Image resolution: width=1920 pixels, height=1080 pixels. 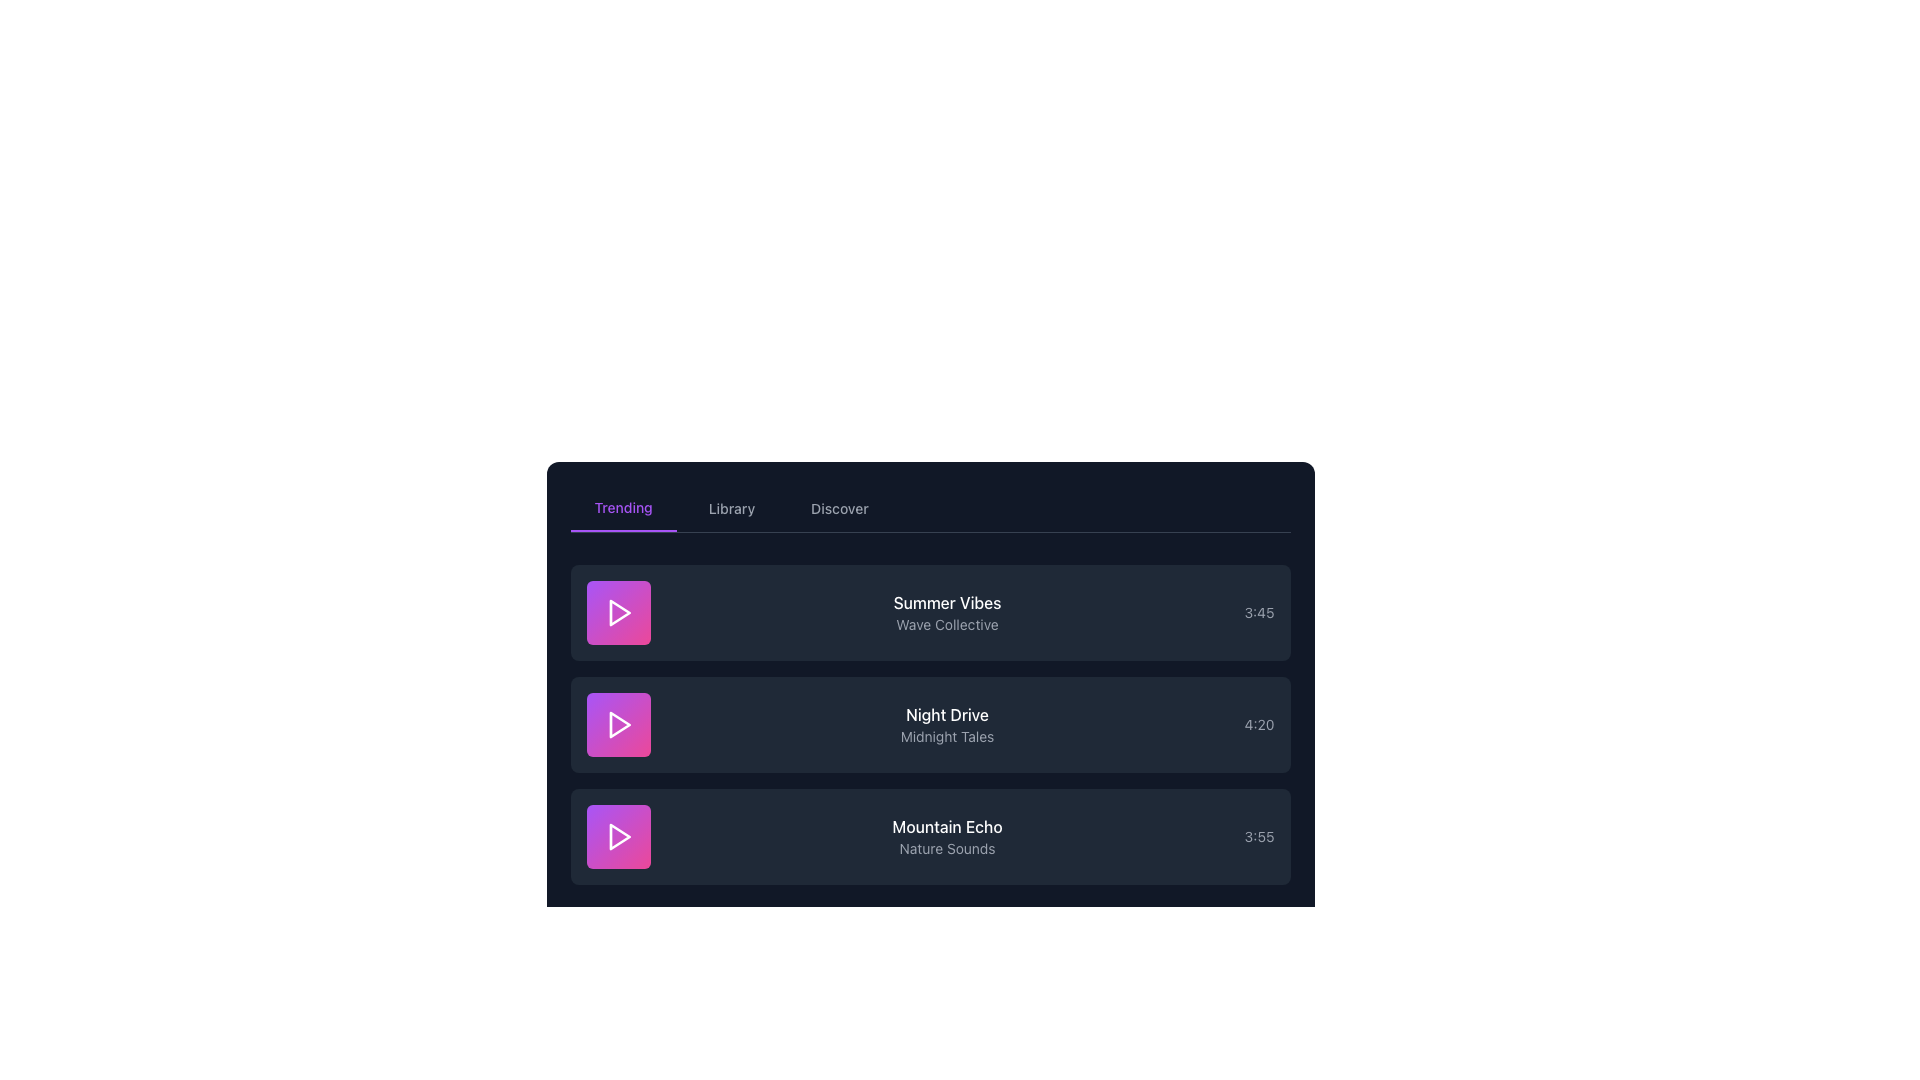 I want to click on the play button located in the second row of the 'Trending' tab, positioned to the left of the 'Night Drive' and 'Midnight Tales' text, to play the associated audio track, so click(x=617, y=725).